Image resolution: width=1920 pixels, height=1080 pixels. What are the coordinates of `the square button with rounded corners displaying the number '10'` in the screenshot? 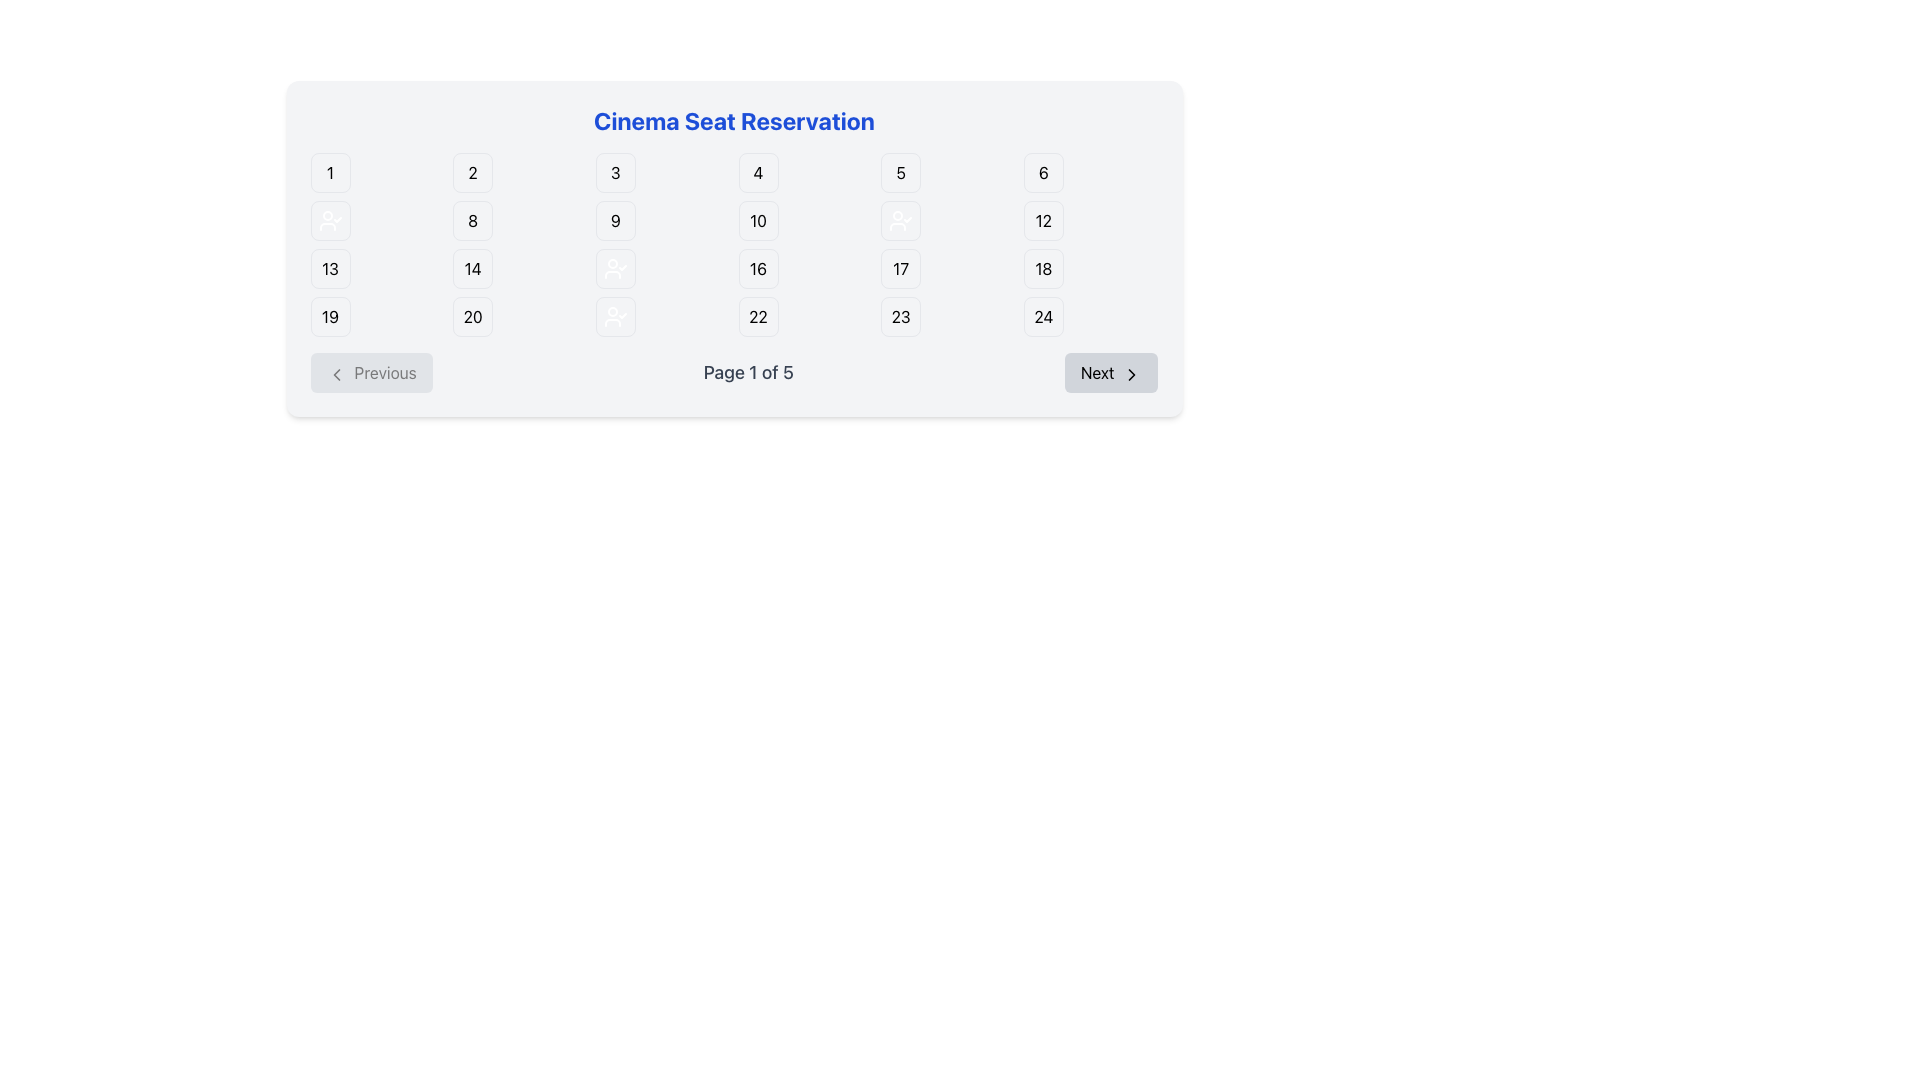 It's located at (757, 220).